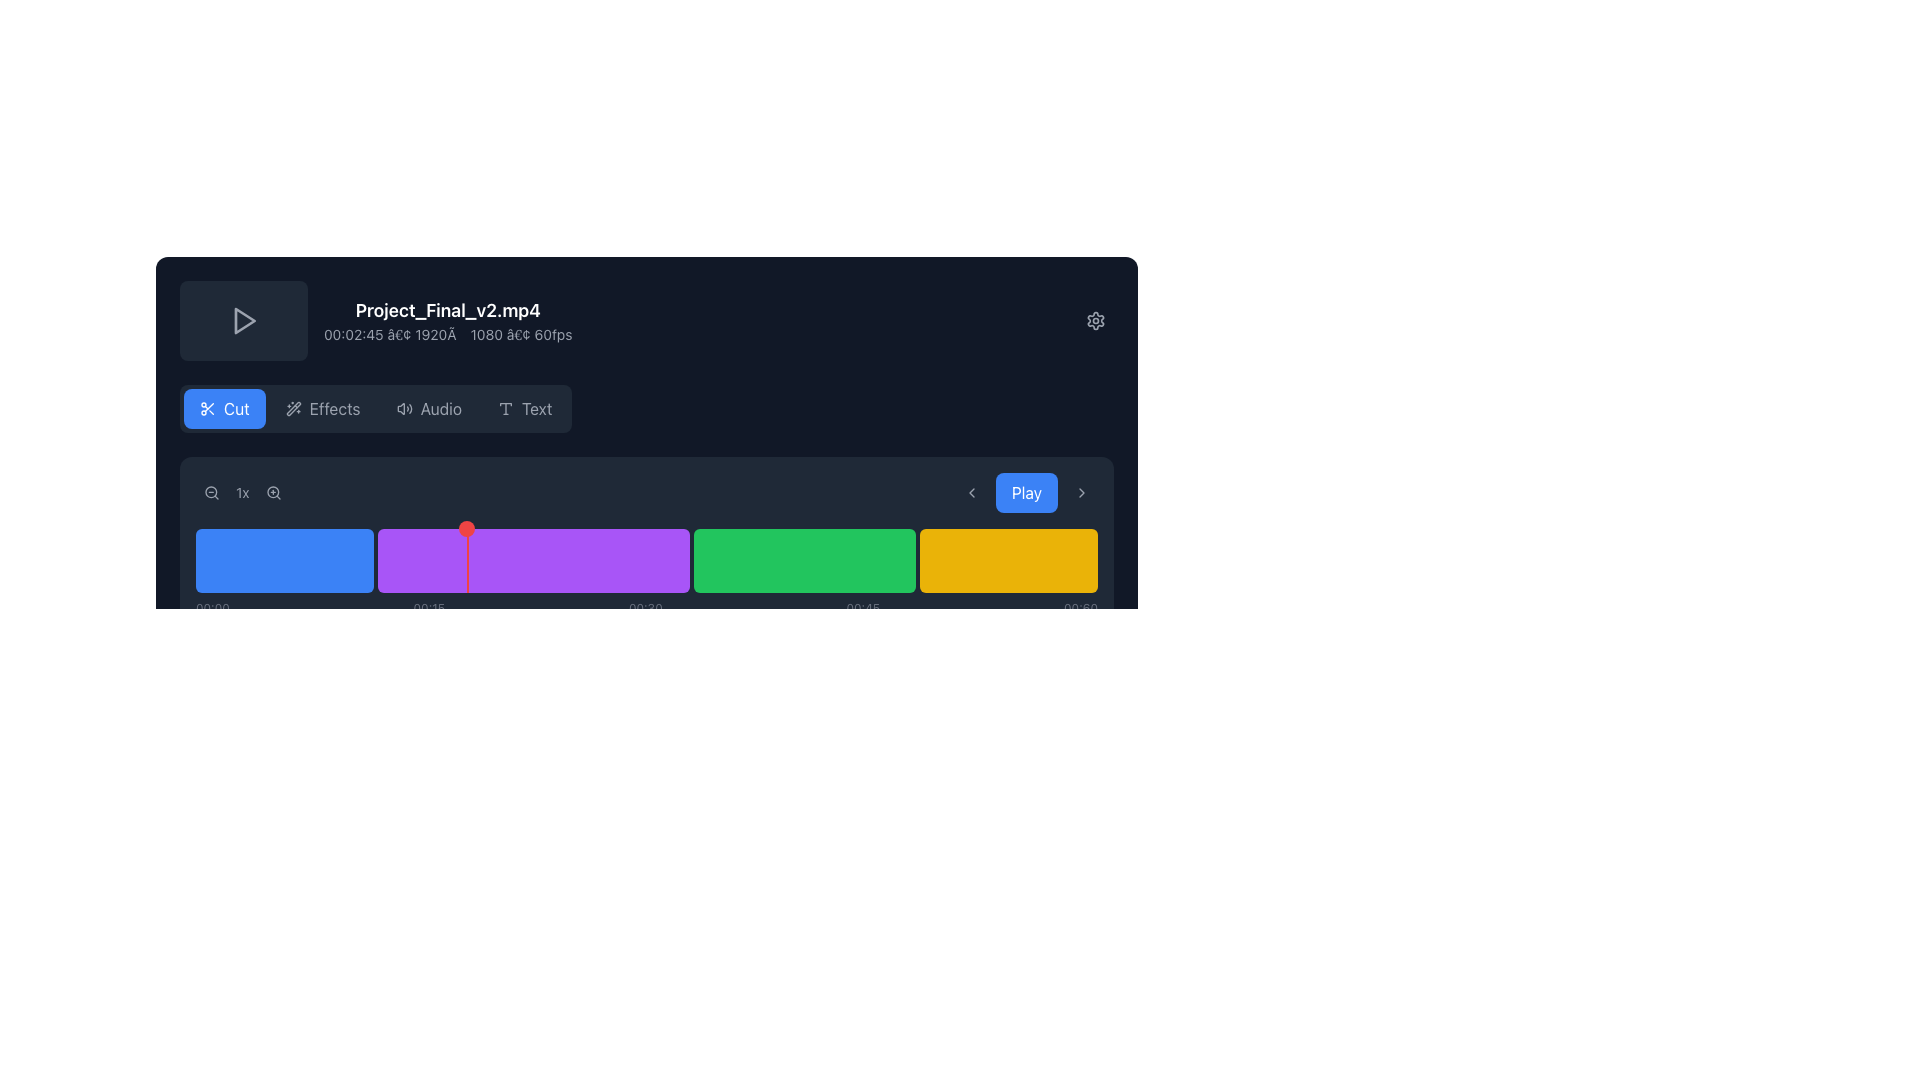  Describe the element at coordinates (241, 493) in the screenshot. I see `the playback speed label, which indicates the current playback speed level set to normal (1x speed), located between the zoom-out icon and the zoom-in icon` at that location.